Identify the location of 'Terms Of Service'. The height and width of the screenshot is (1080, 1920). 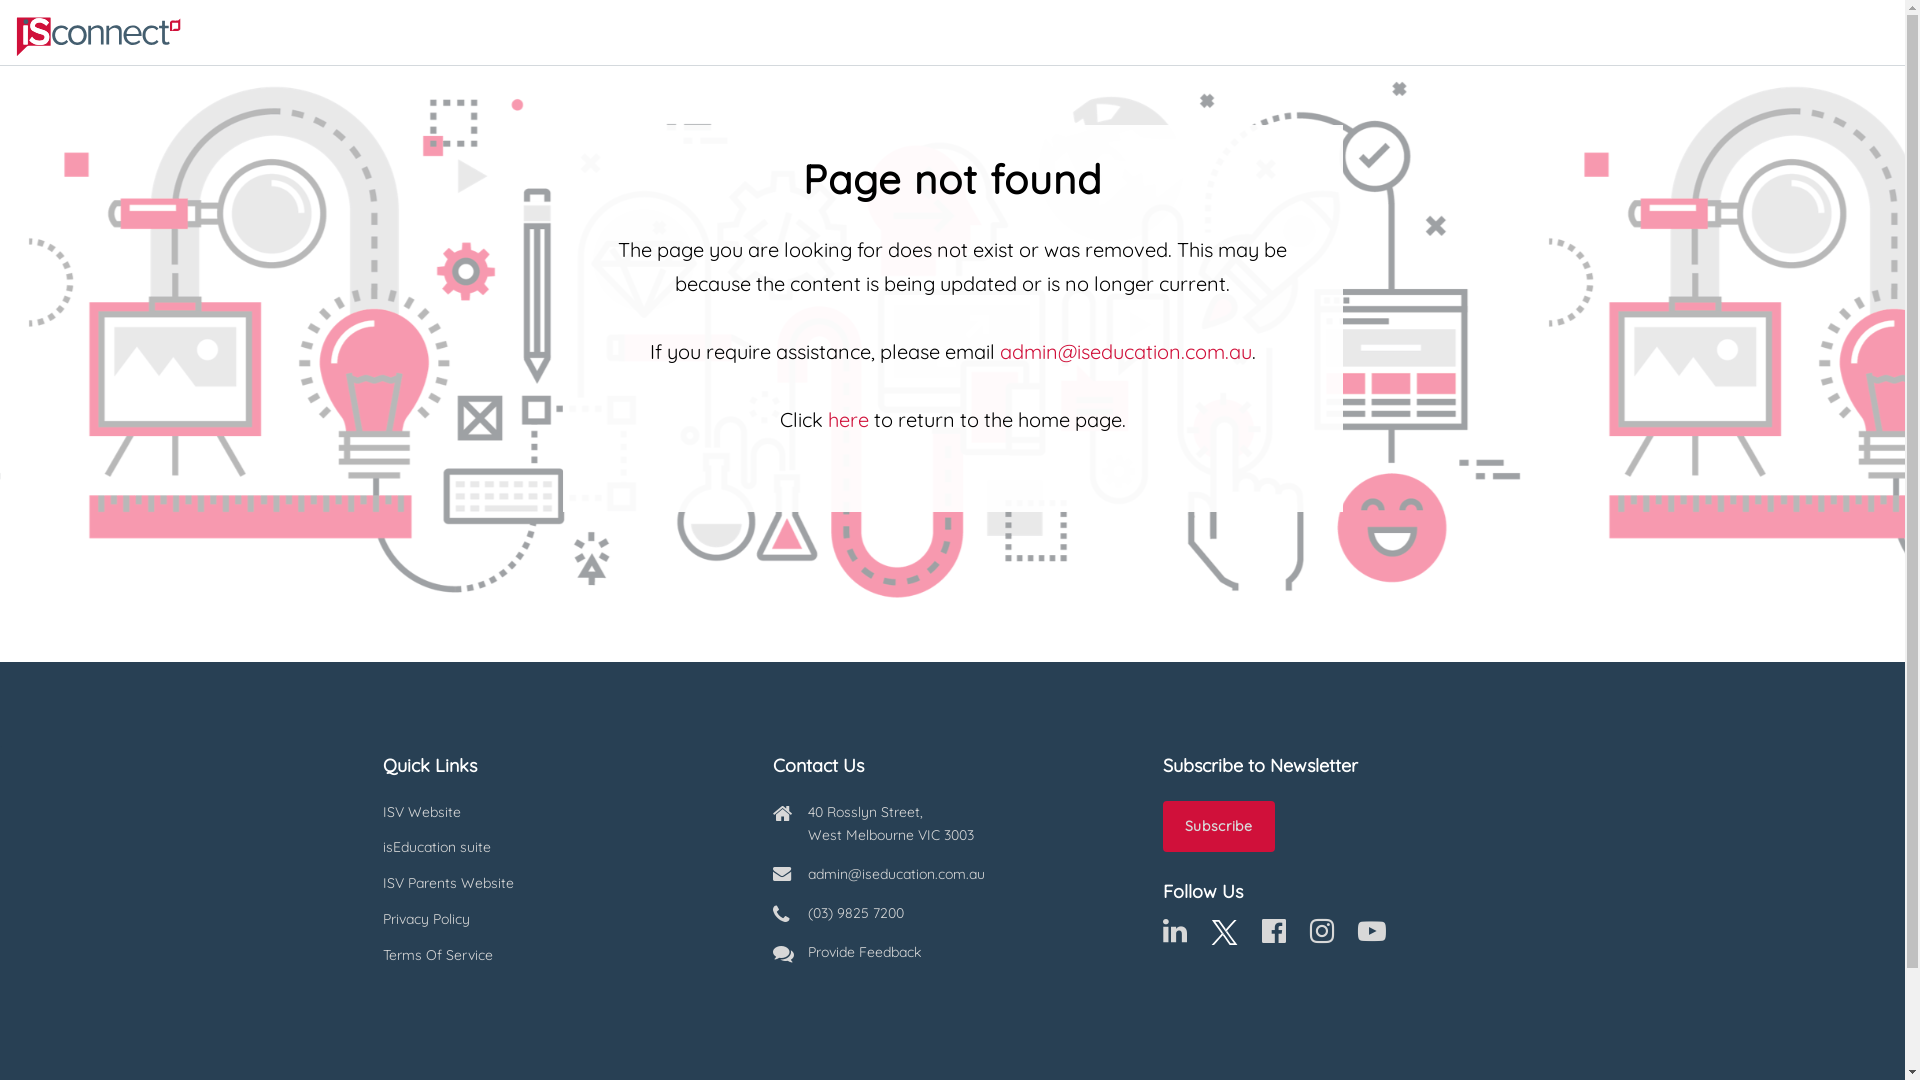
(560, 955).